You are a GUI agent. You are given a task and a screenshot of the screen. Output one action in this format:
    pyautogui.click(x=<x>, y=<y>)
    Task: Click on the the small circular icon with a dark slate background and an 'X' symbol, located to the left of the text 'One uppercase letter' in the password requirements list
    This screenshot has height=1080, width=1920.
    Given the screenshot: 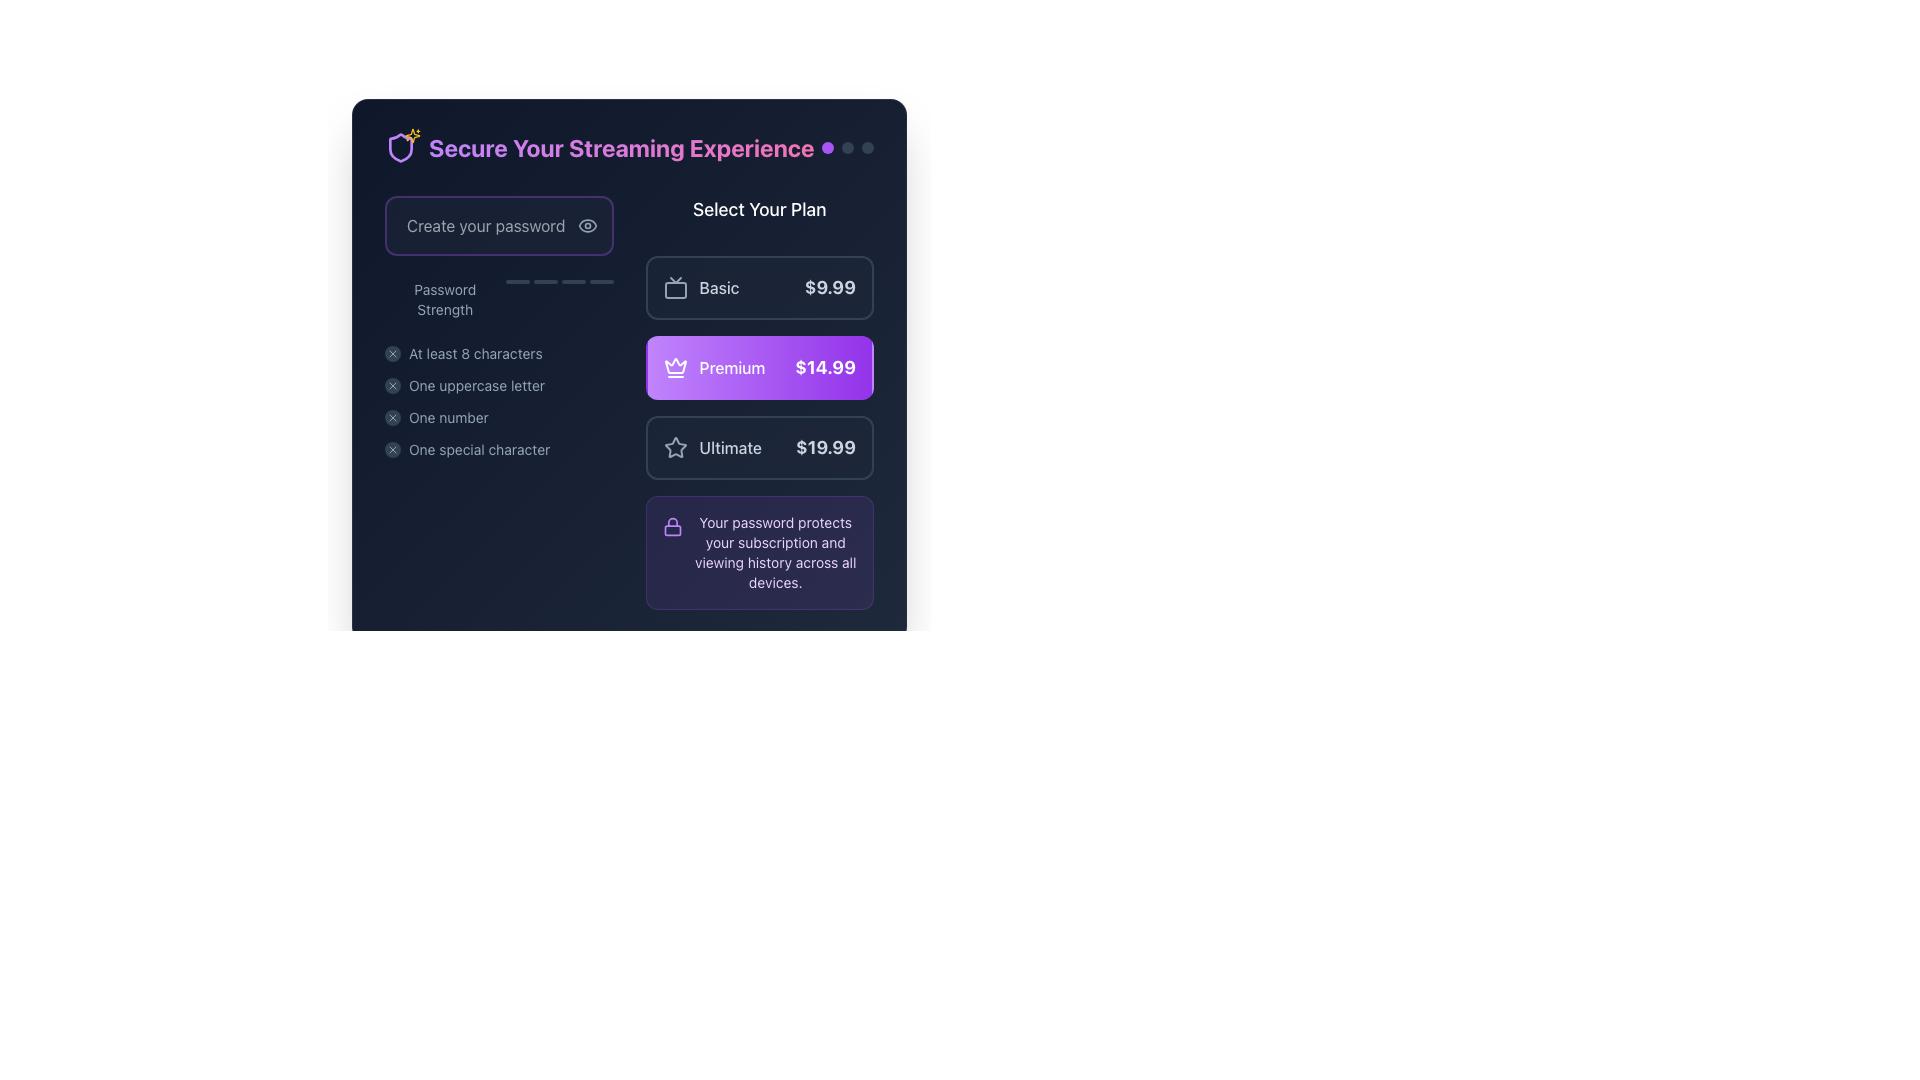 What is the action you would take?
    pyautogui.click(x=393, y=385)
    